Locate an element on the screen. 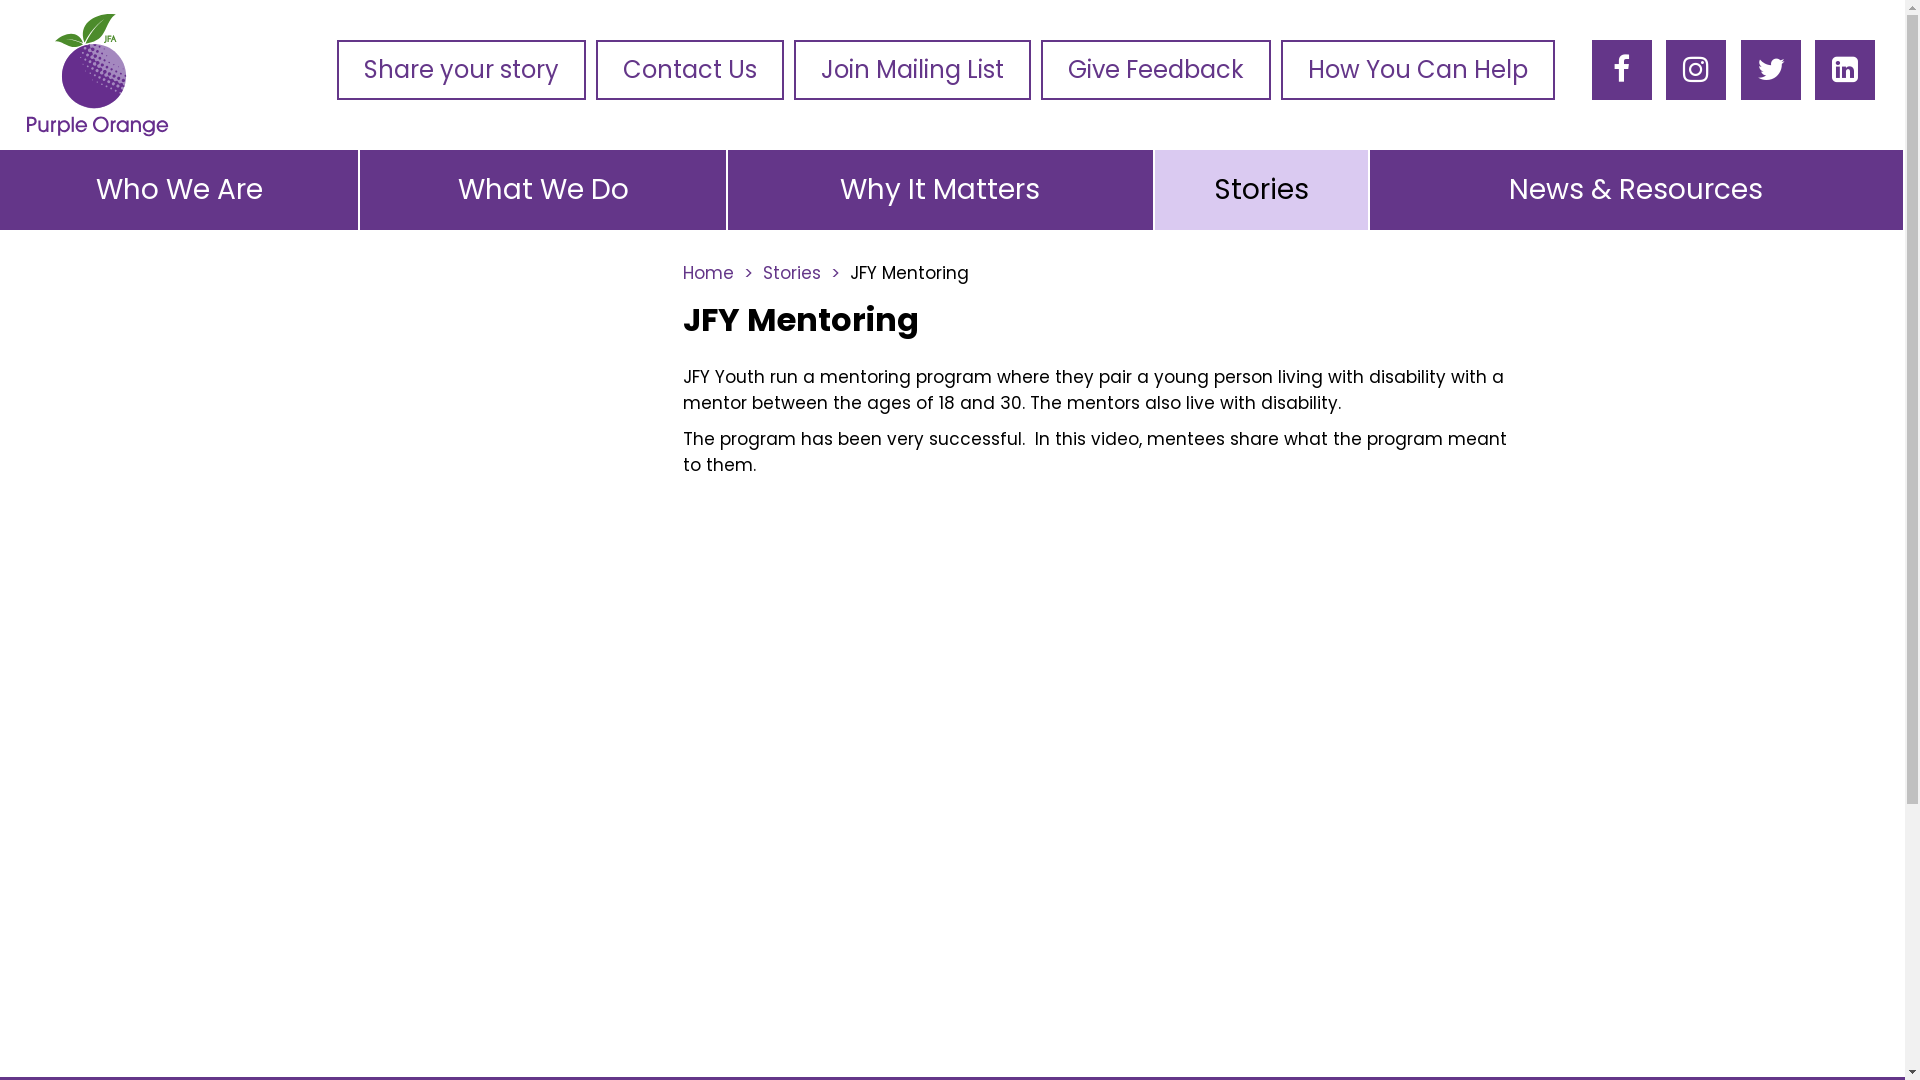 Image resolution: width=1920 pixels, height=1080 pixels. 'Home' is located at coordinates (716, 273).